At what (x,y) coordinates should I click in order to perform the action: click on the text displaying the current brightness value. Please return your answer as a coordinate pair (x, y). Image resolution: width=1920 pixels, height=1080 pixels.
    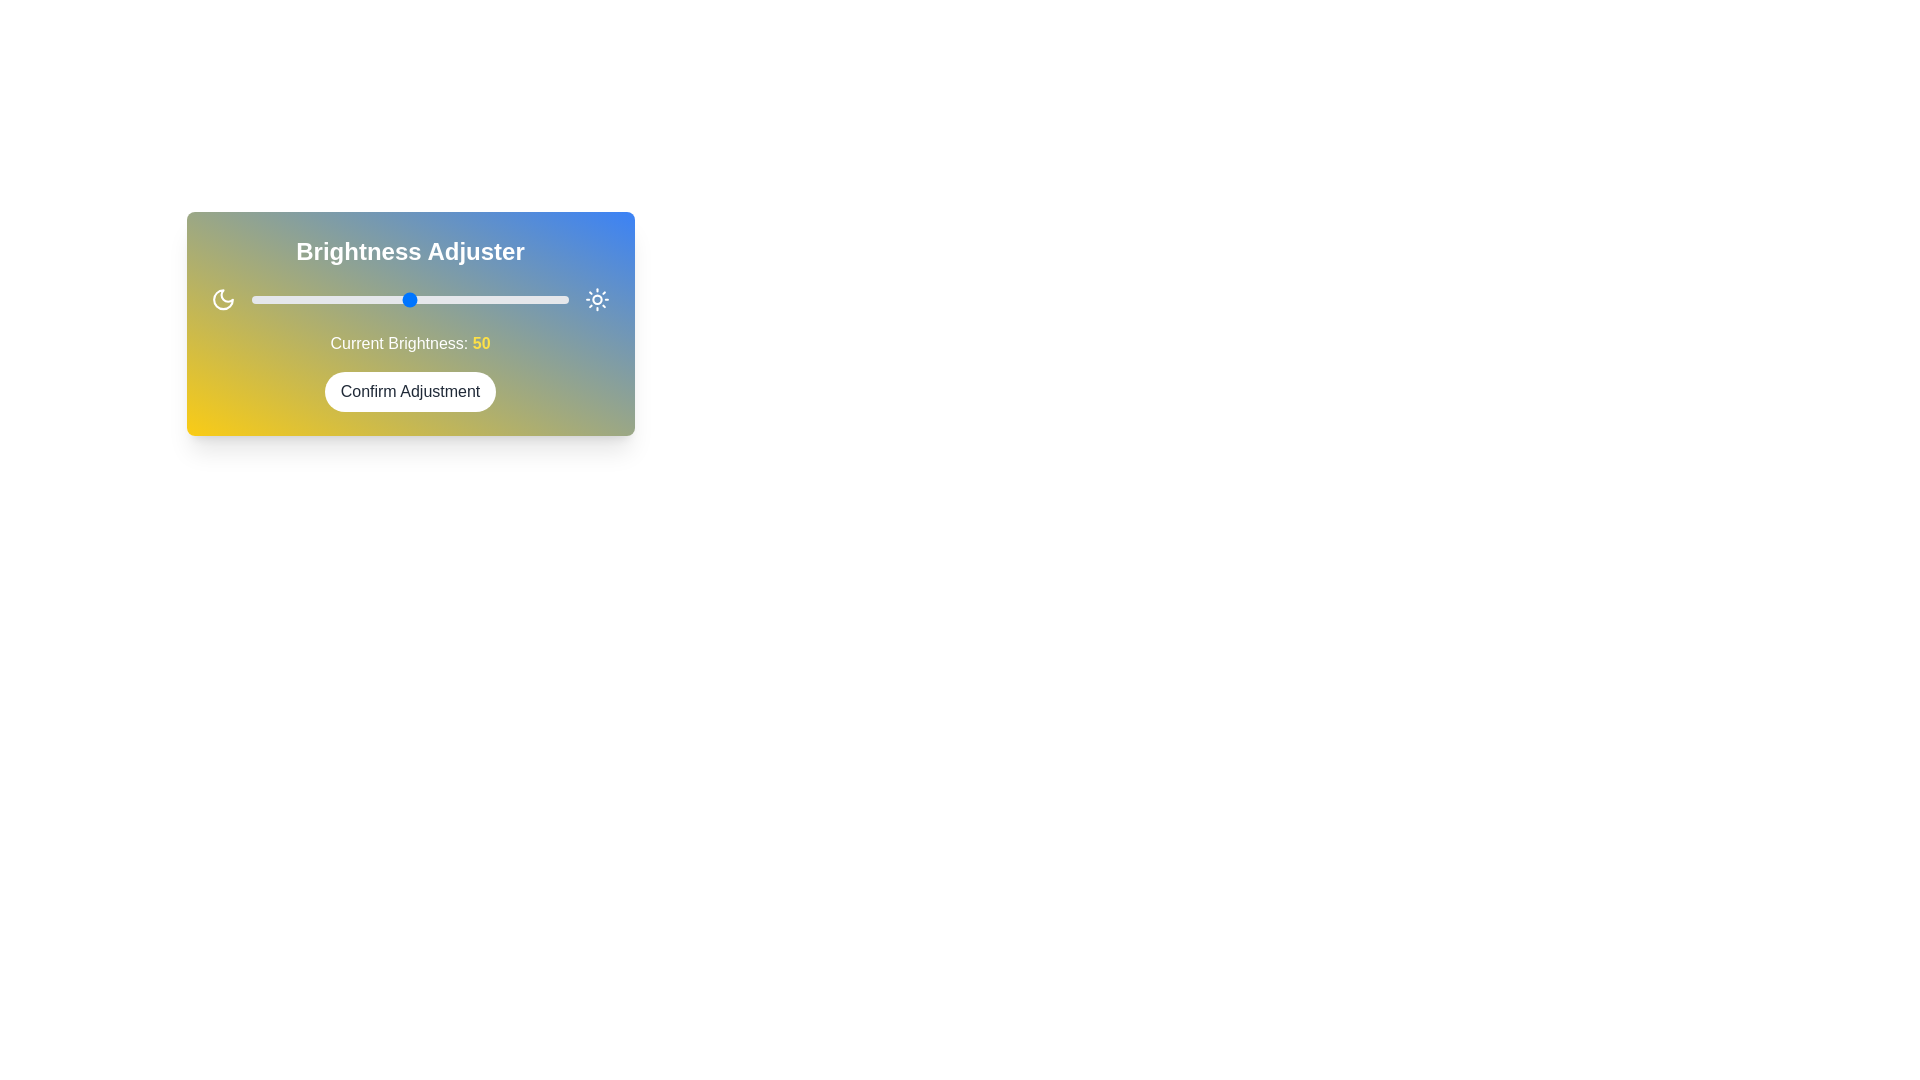
    Looking at the image, I should click on (409, 342).